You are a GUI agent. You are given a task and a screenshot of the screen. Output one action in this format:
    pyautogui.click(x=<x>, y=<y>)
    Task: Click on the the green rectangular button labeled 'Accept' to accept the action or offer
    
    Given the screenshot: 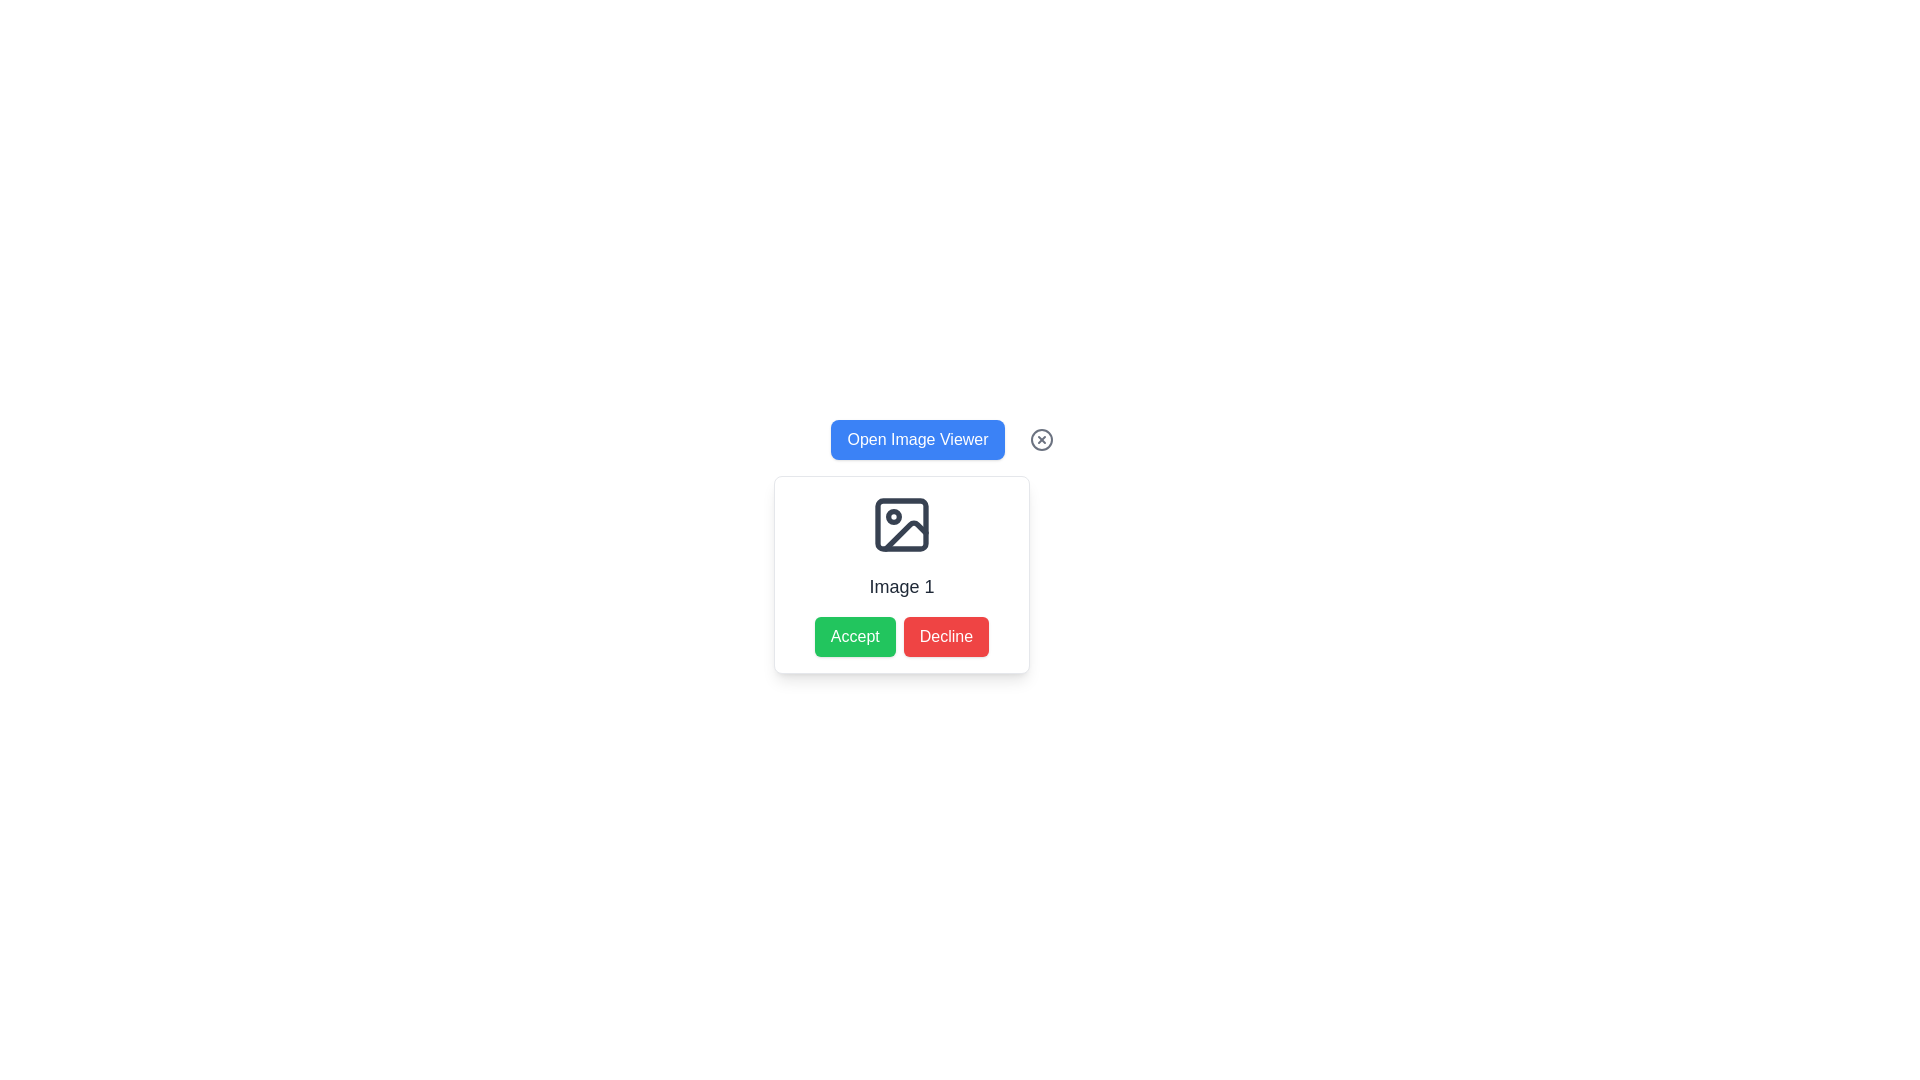 What is the action you would take?
    pyautogui.click(x=855, y=636)
    